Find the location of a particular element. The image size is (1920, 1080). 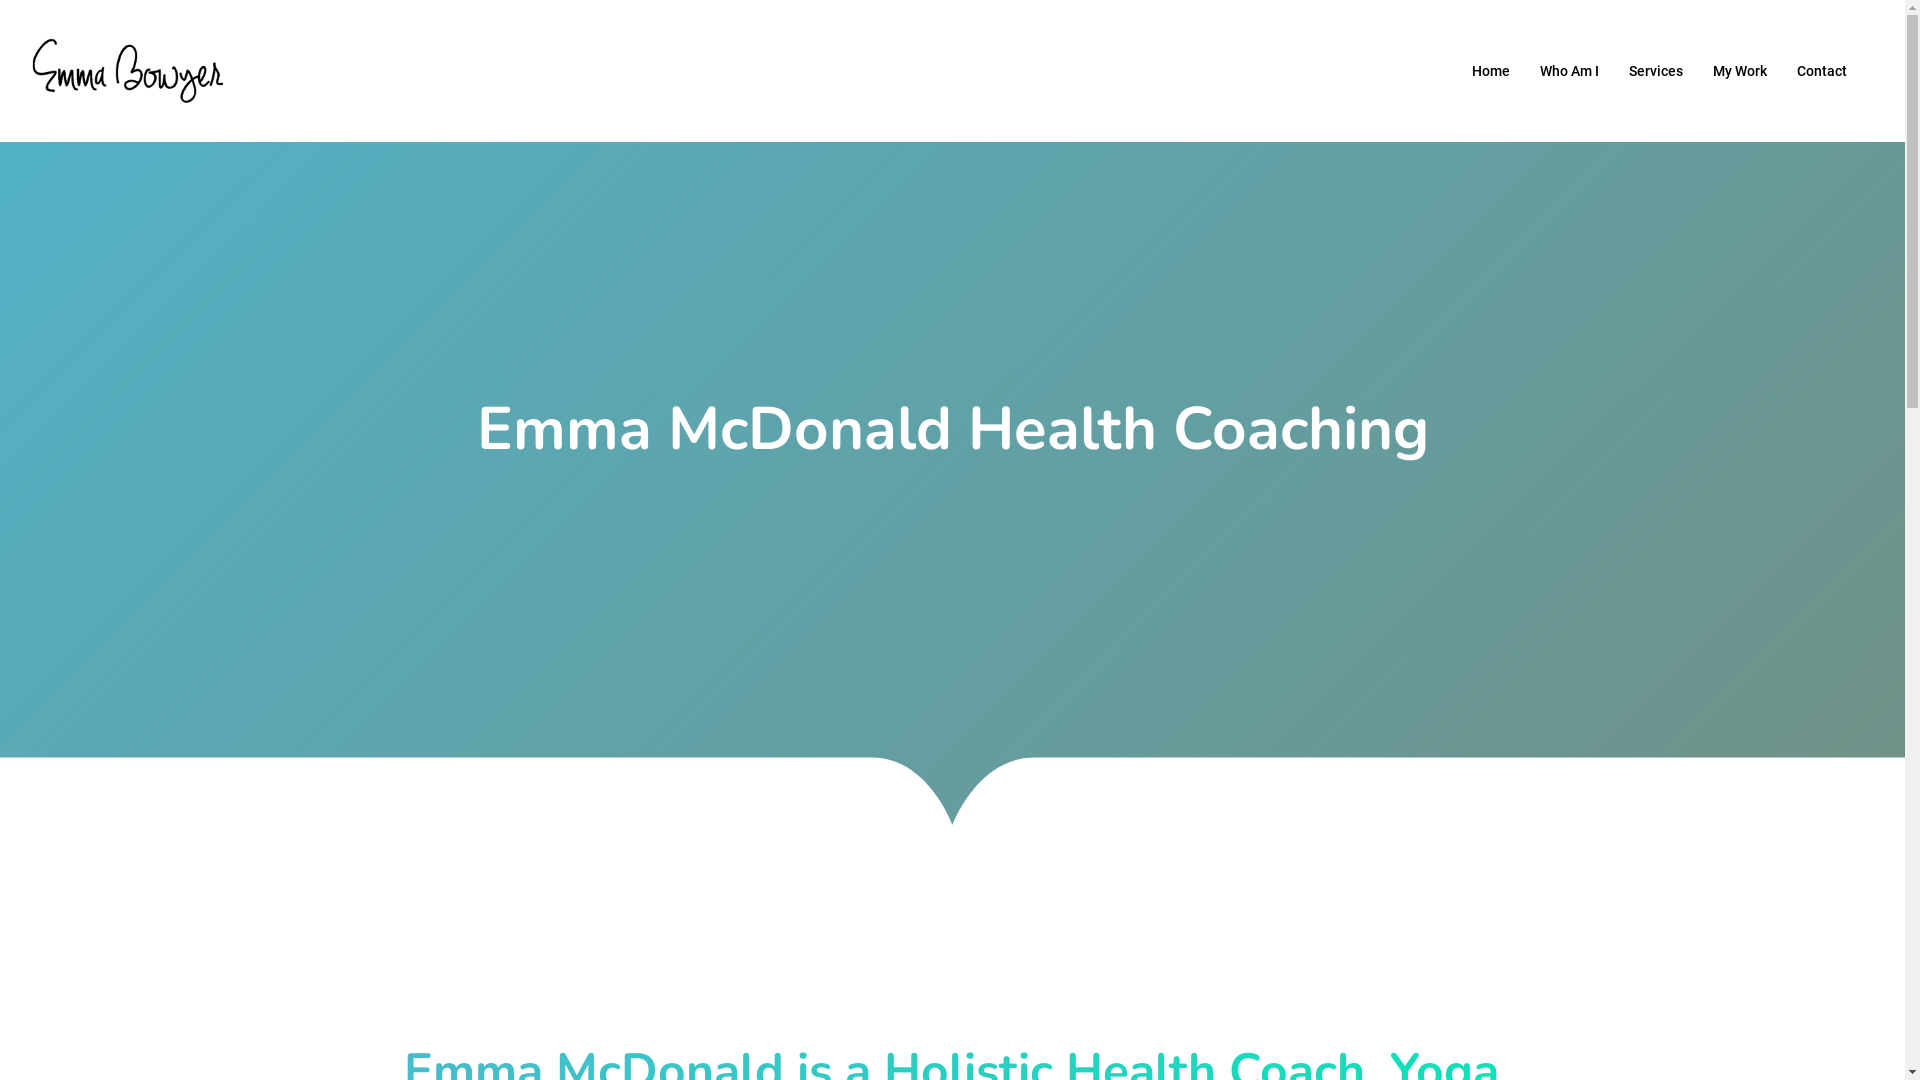

'Who Am I' is located at coordinates (1568, 69).